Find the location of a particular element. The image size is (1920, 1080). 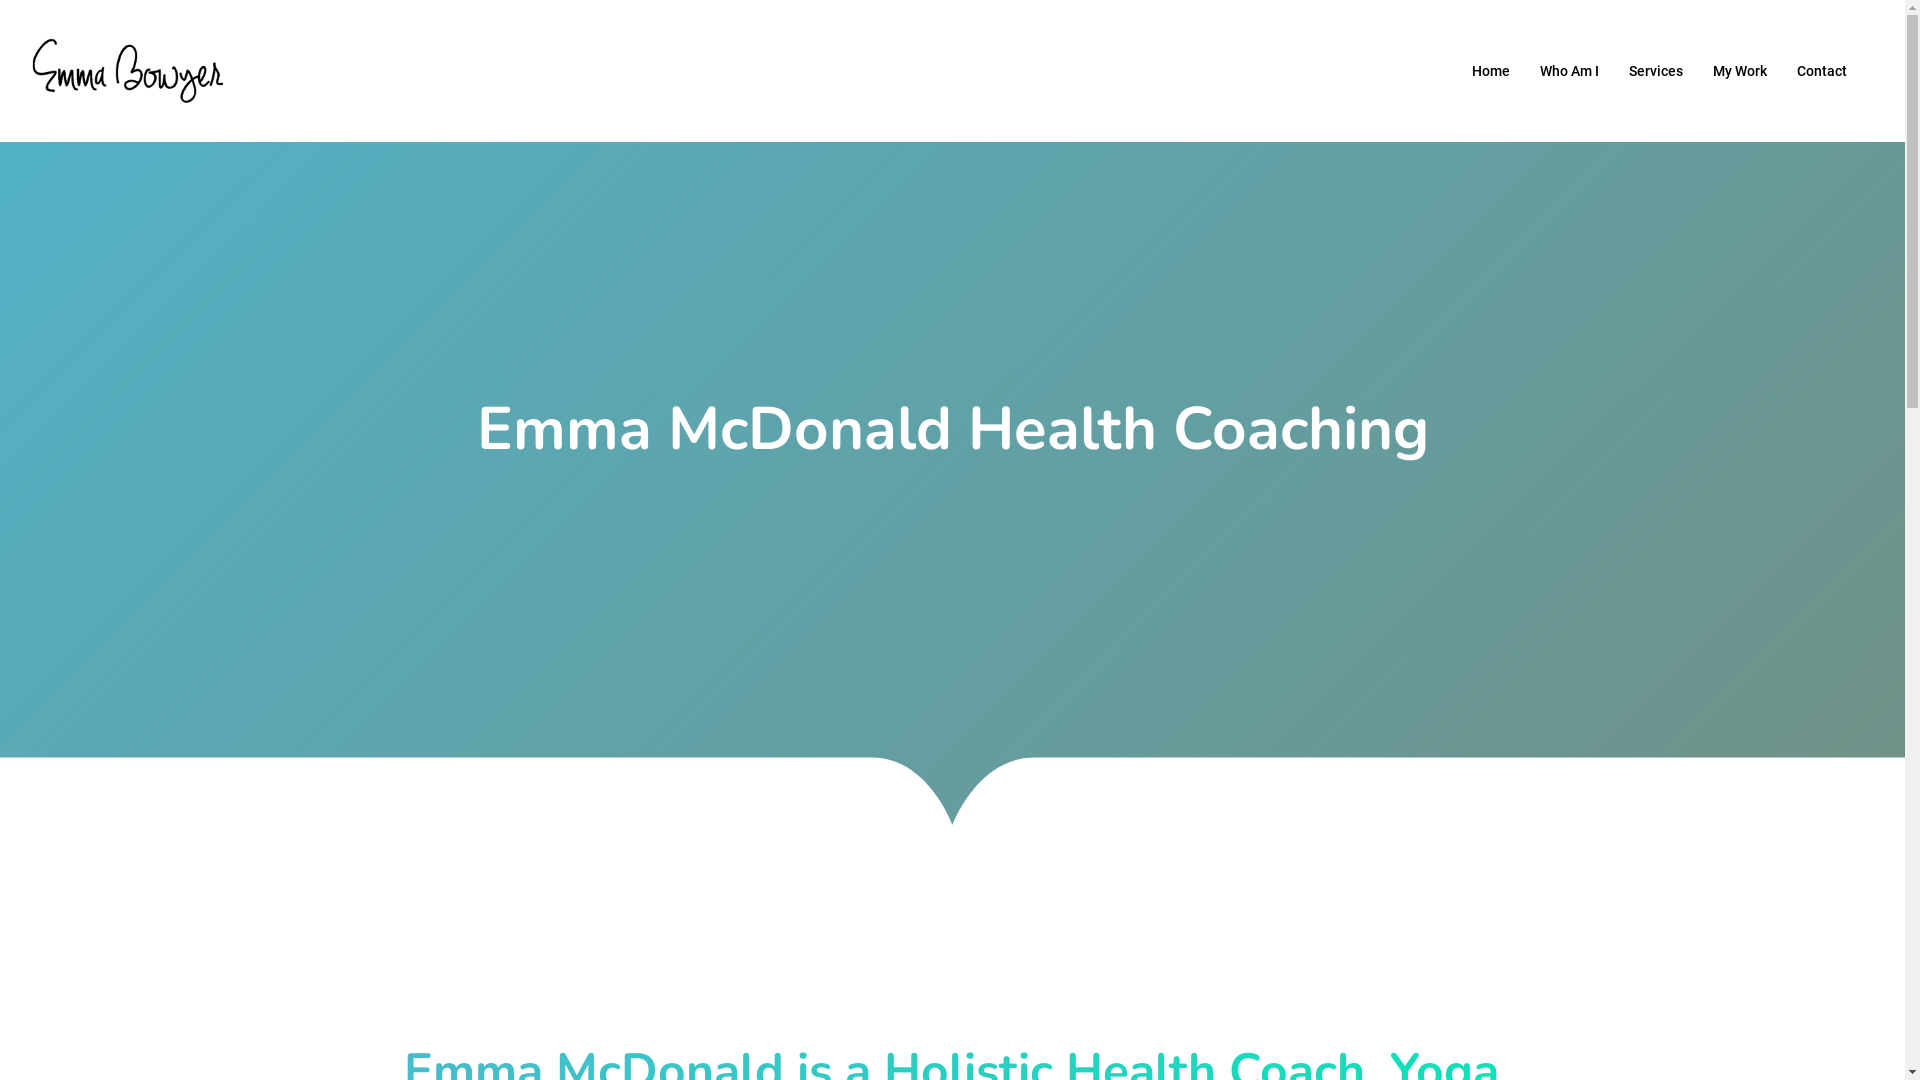

'Who Am I' is located at coordinates (1568, 69).